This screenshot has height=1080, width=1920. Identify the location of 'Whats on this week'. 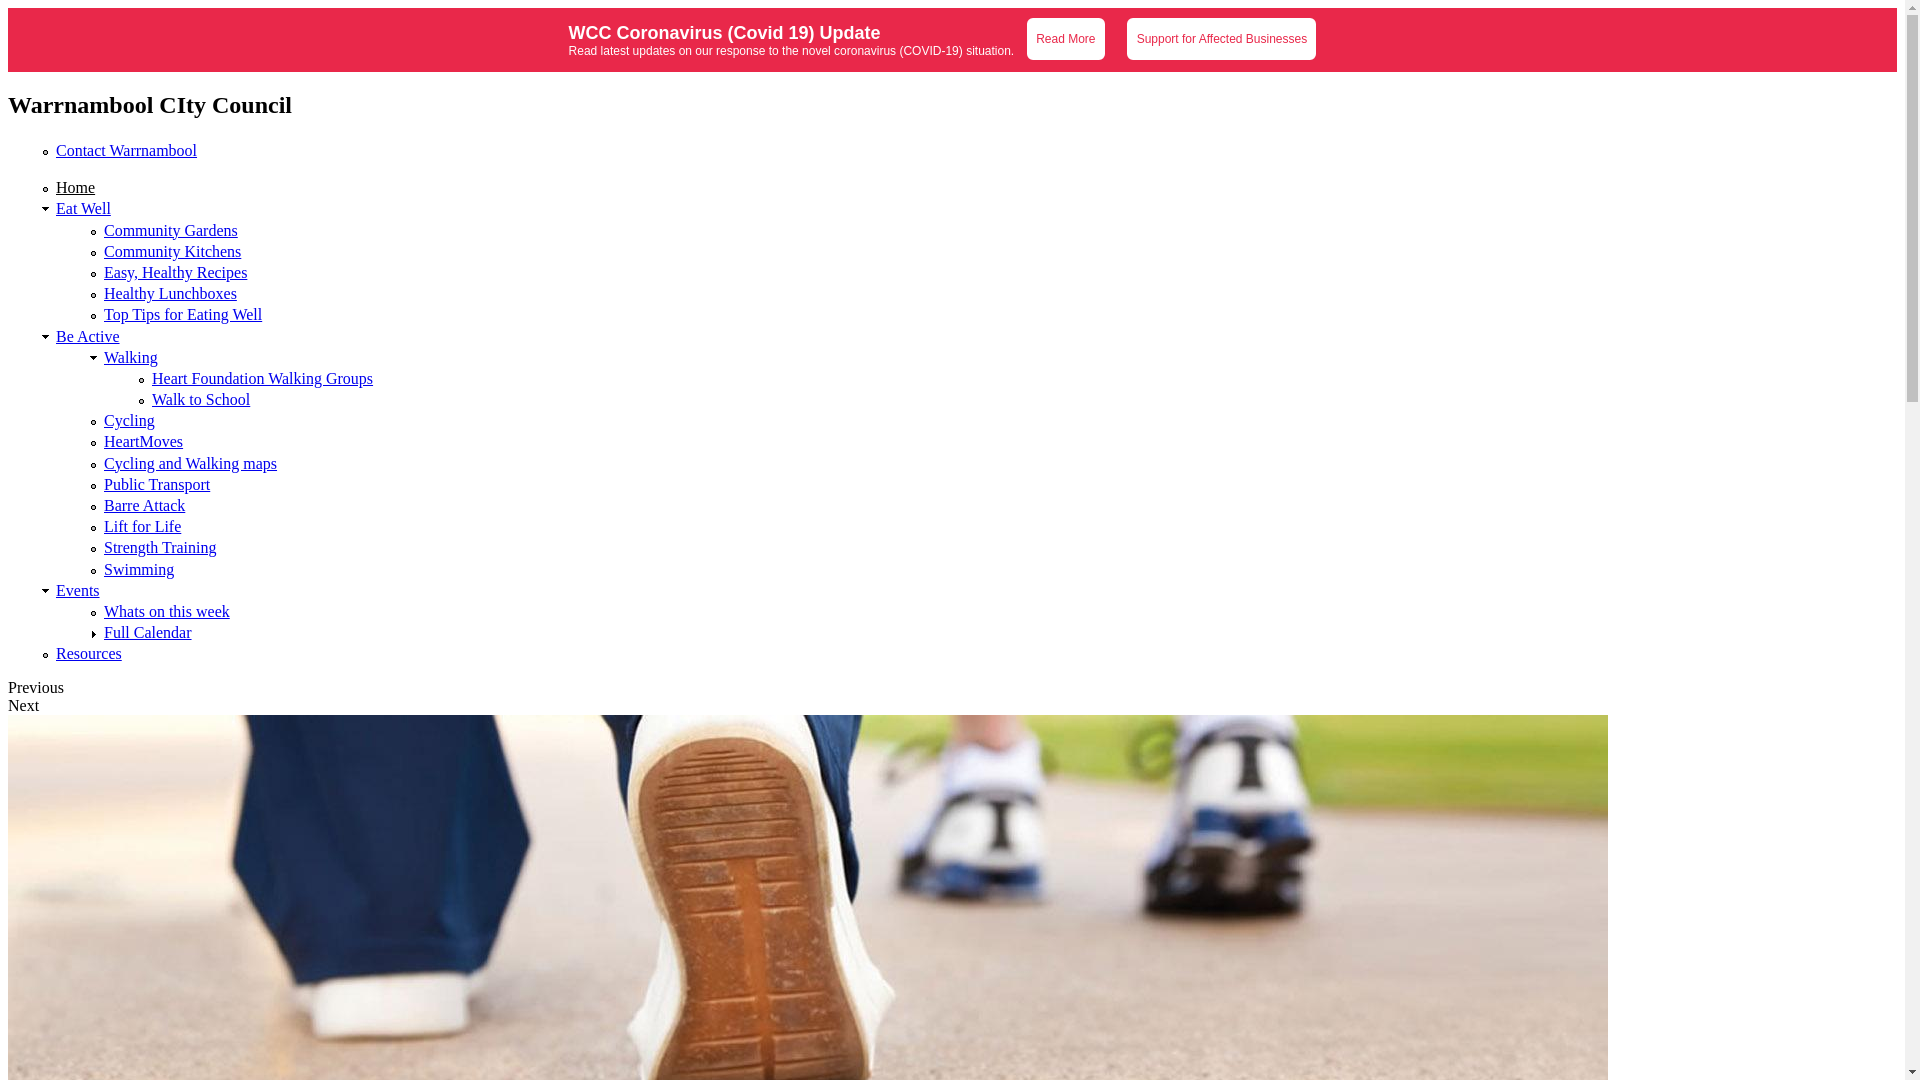
(167, 610).